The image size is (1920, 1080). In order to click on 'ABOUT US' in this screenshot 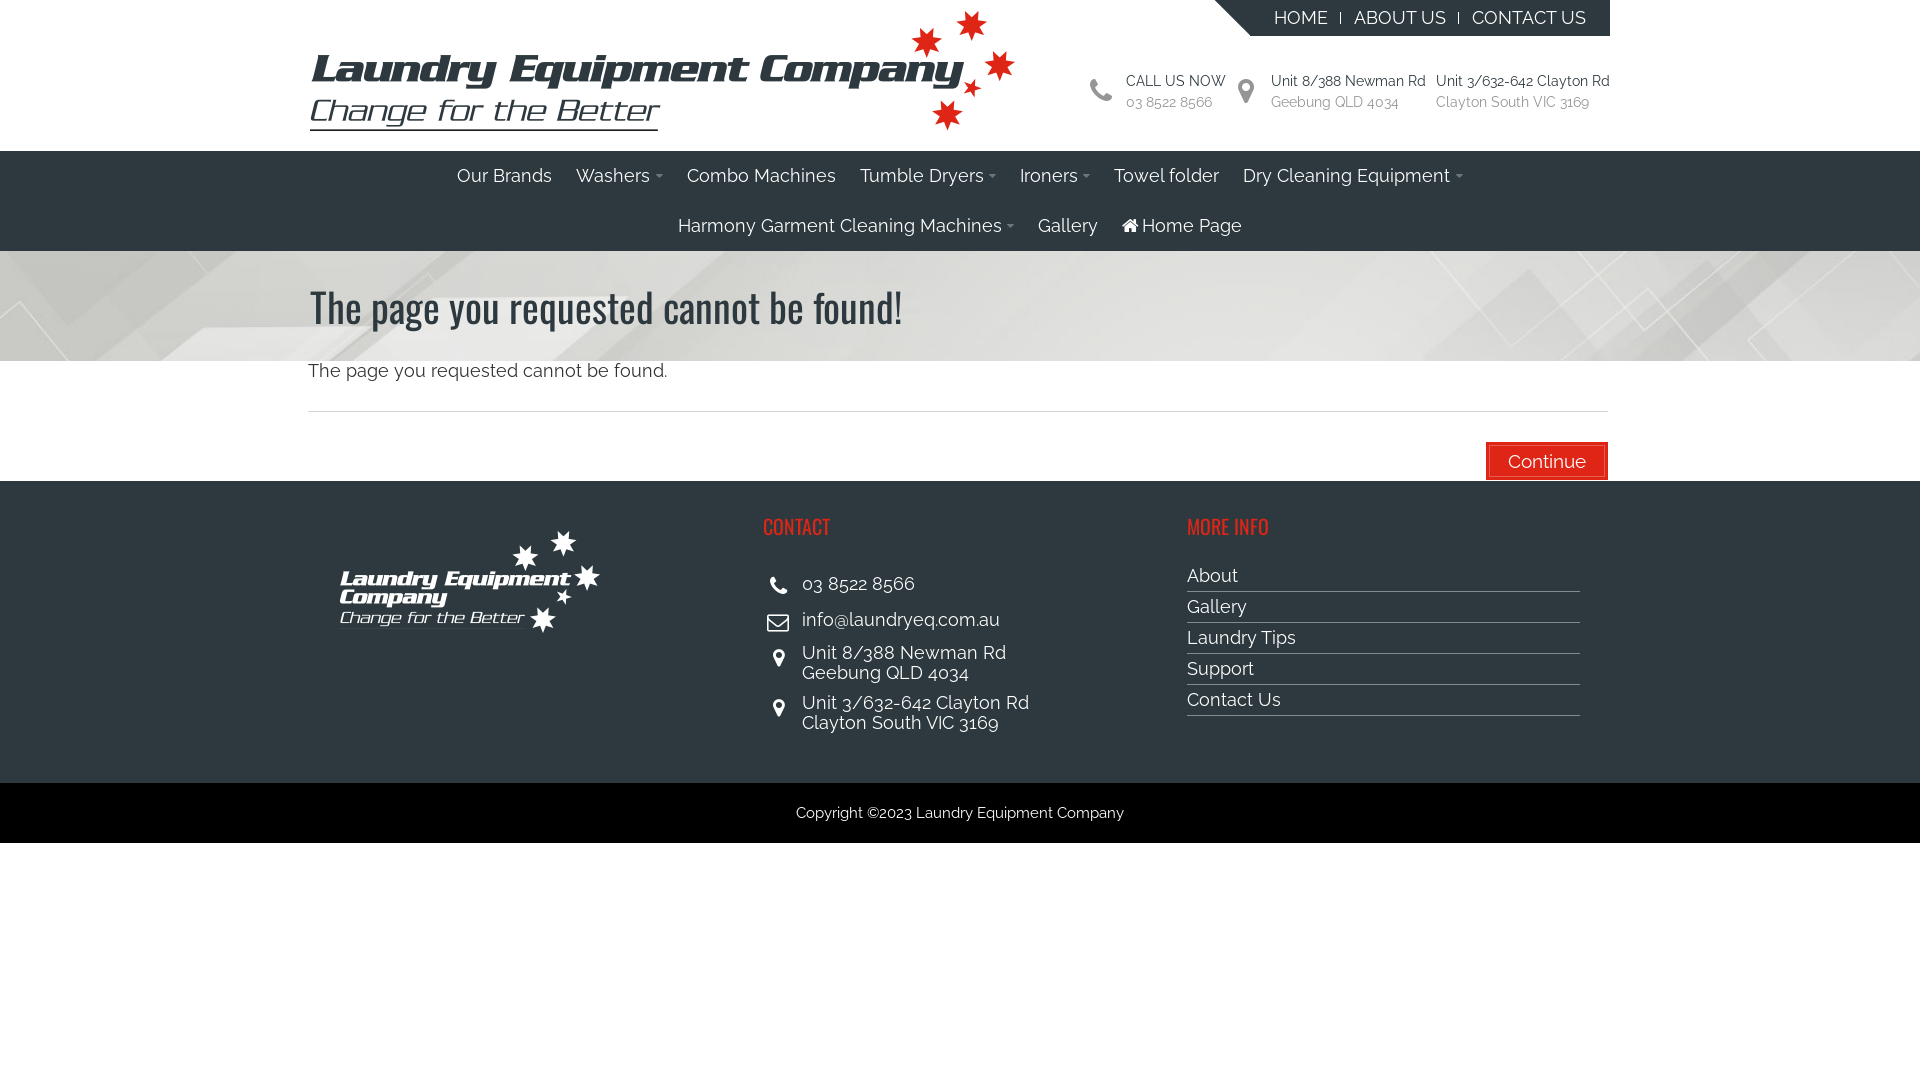, I will do `click(1399, 18)`.